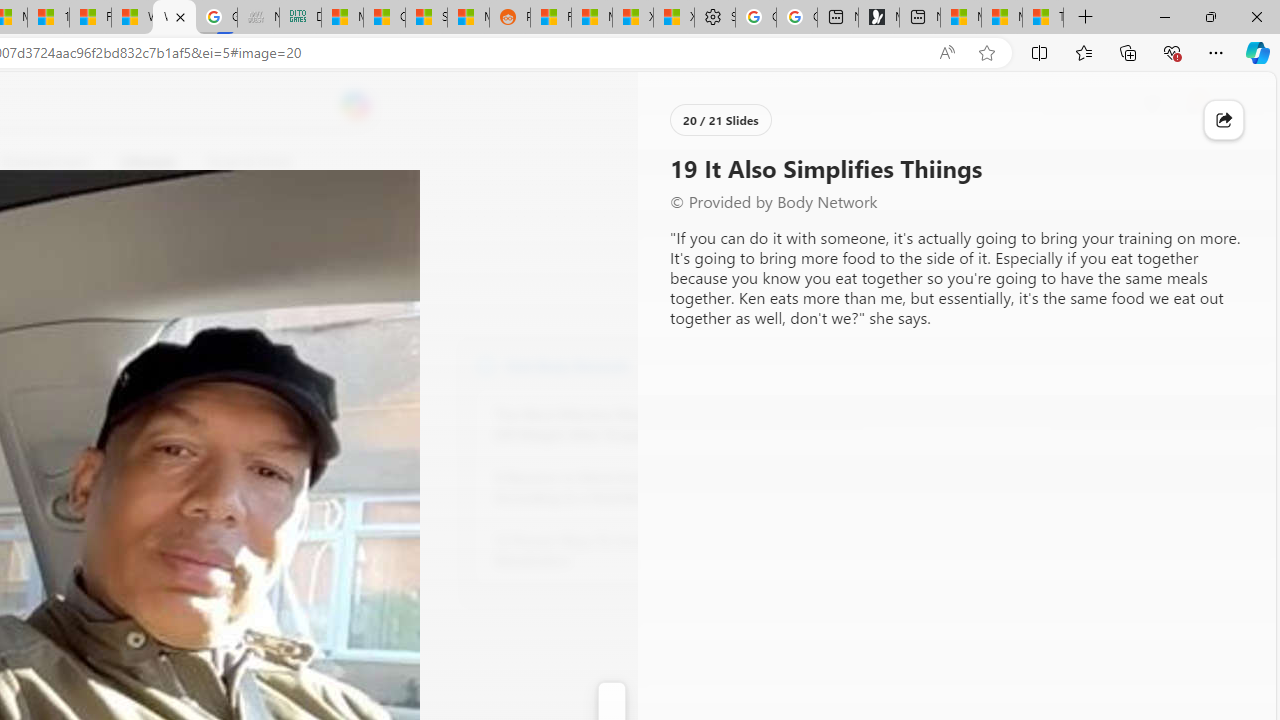  Describe the element at coordinates (1042, 17) in the screenshot. I see `'These 3 Stocks Pay You More Than 5% to Own Them'` at that location.